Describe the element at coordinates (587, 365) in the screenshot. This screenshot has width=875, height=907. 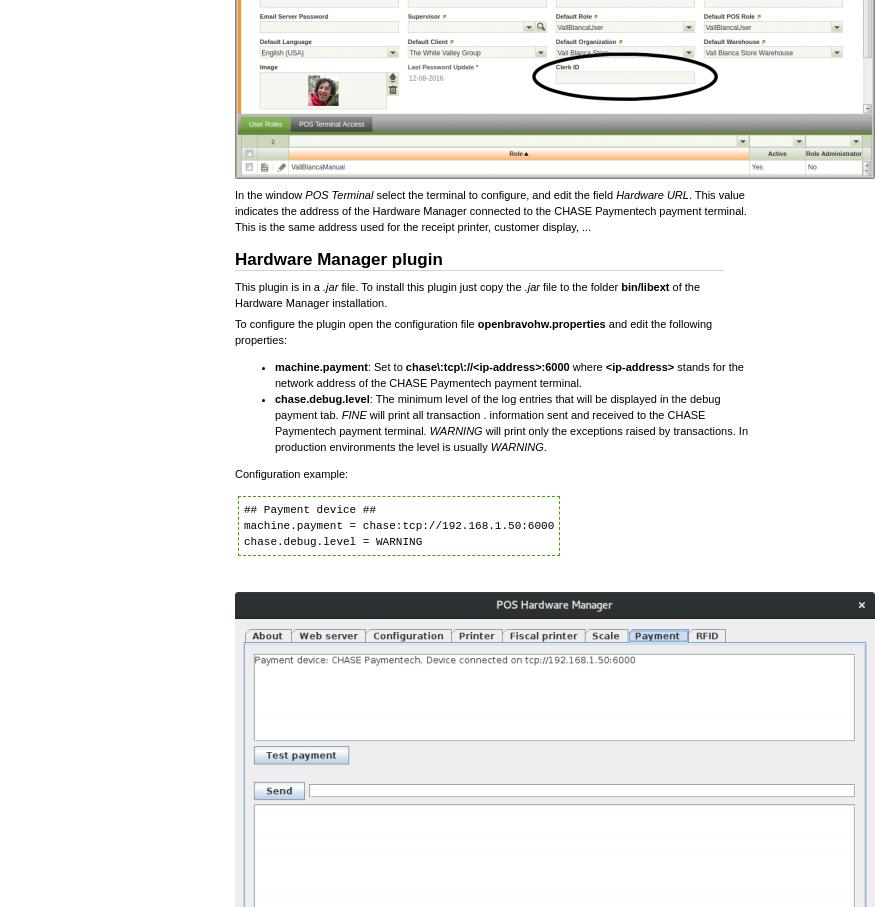
I see `'where'` at that location.